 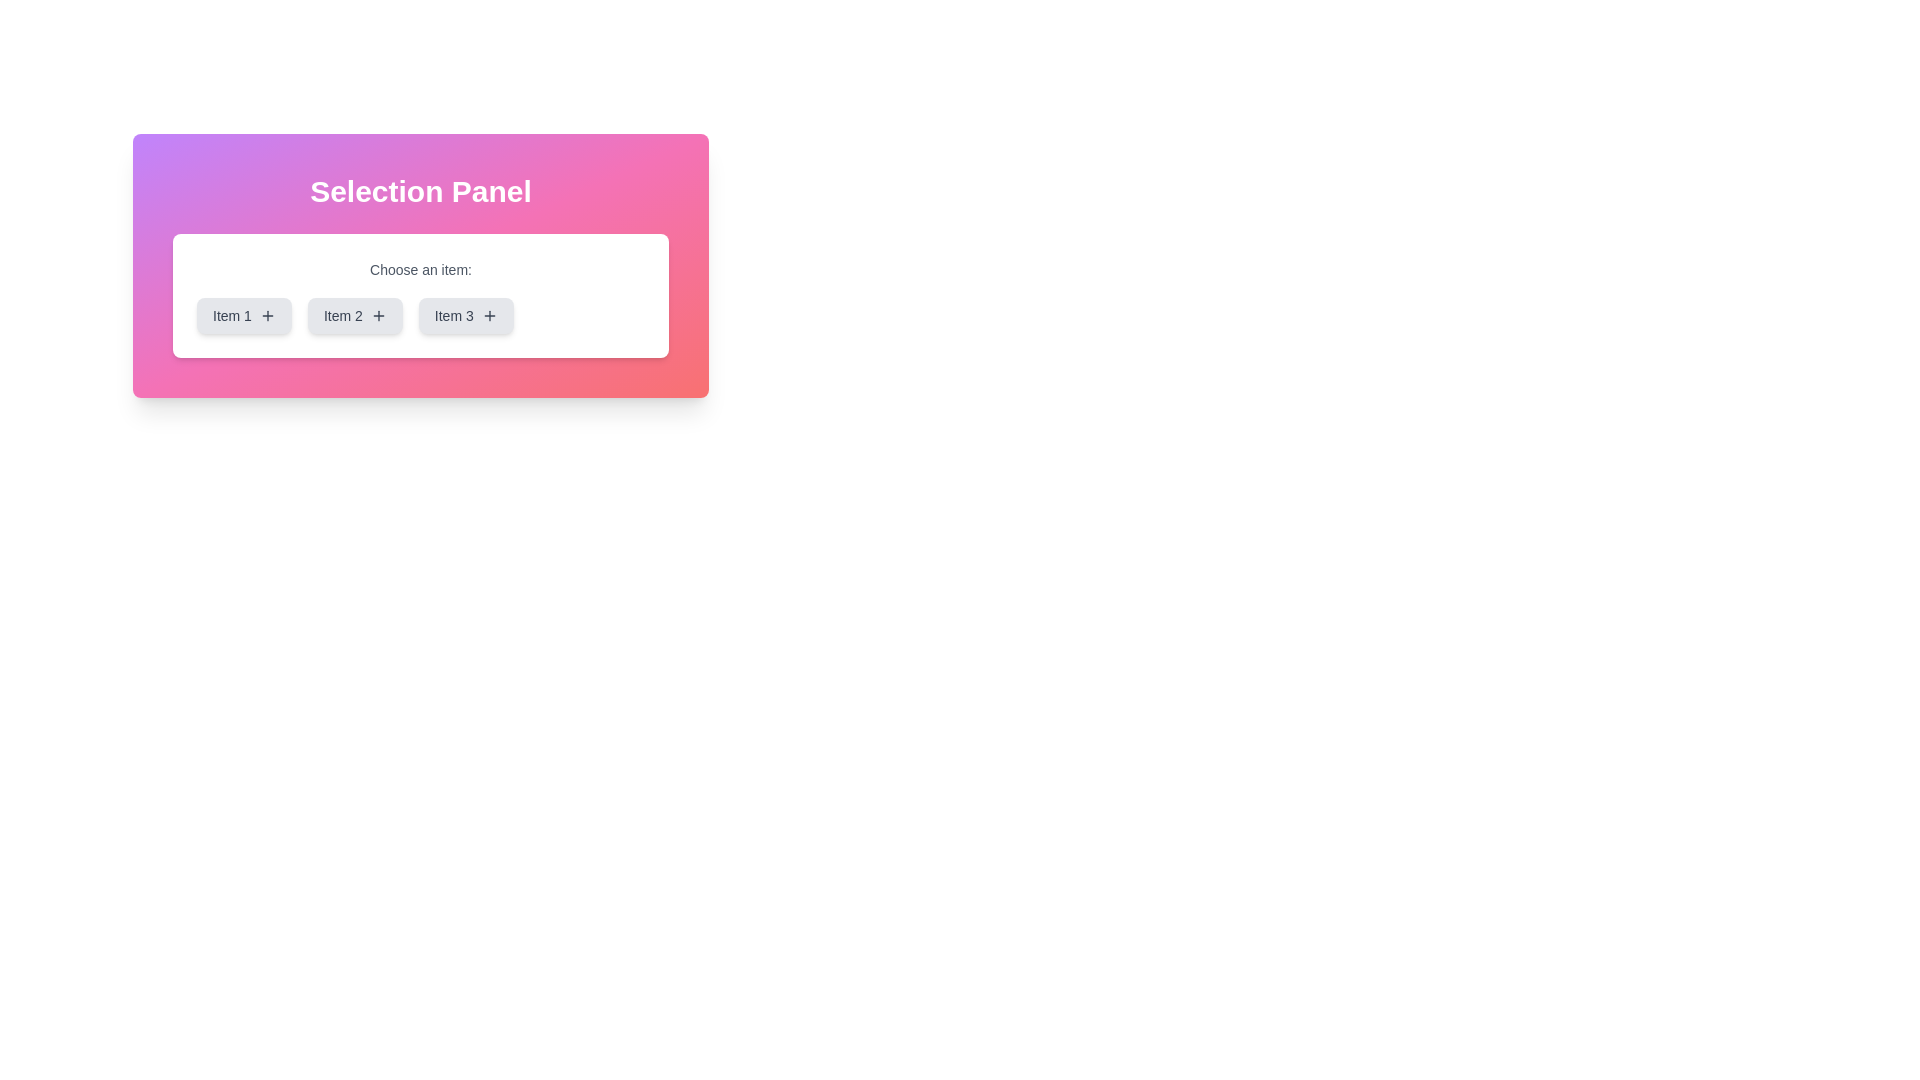 I want to click on the Interactive Panel containing the text 'Choose an item', so click(x=420, y=265).